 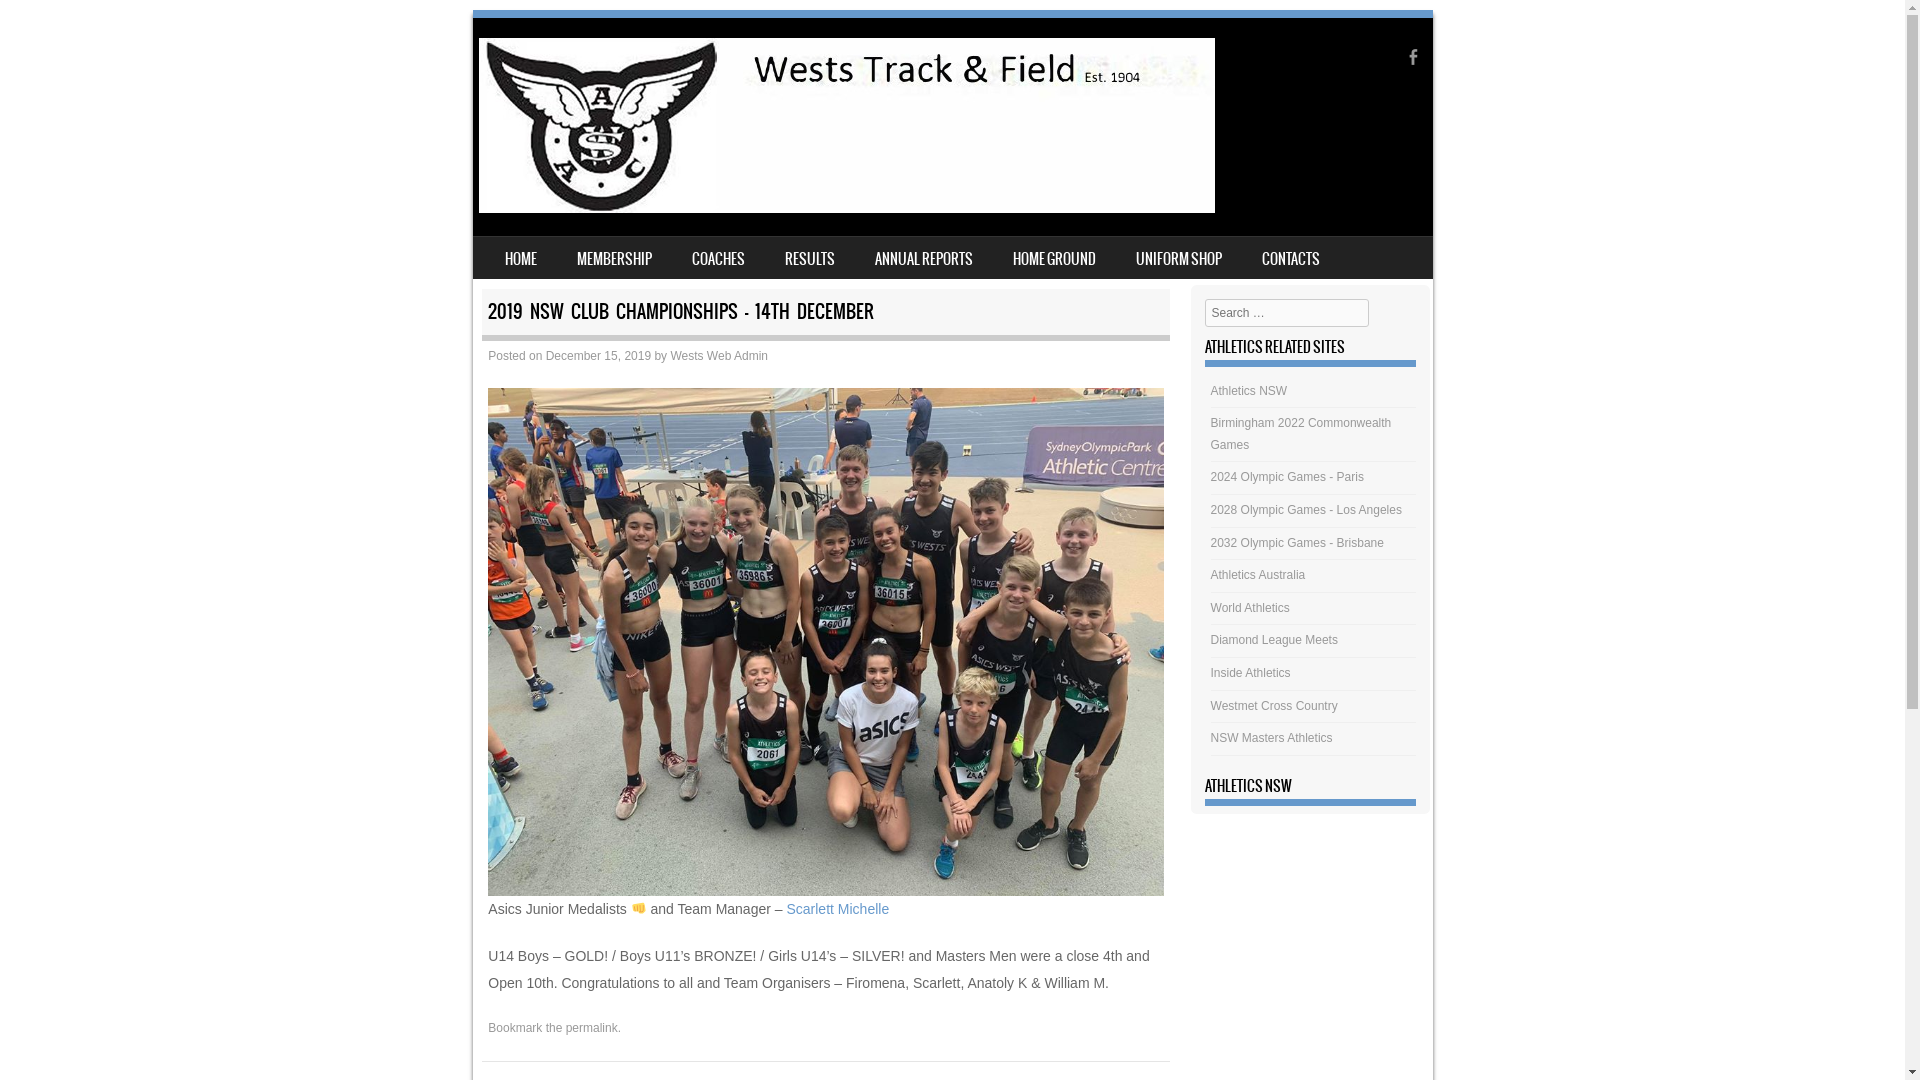 What do you see at coordinates (1209, 433) in the screenshot?
I see `'Birmingham 2022 Commonwealth Games'` at bounding box center [1209, 433].